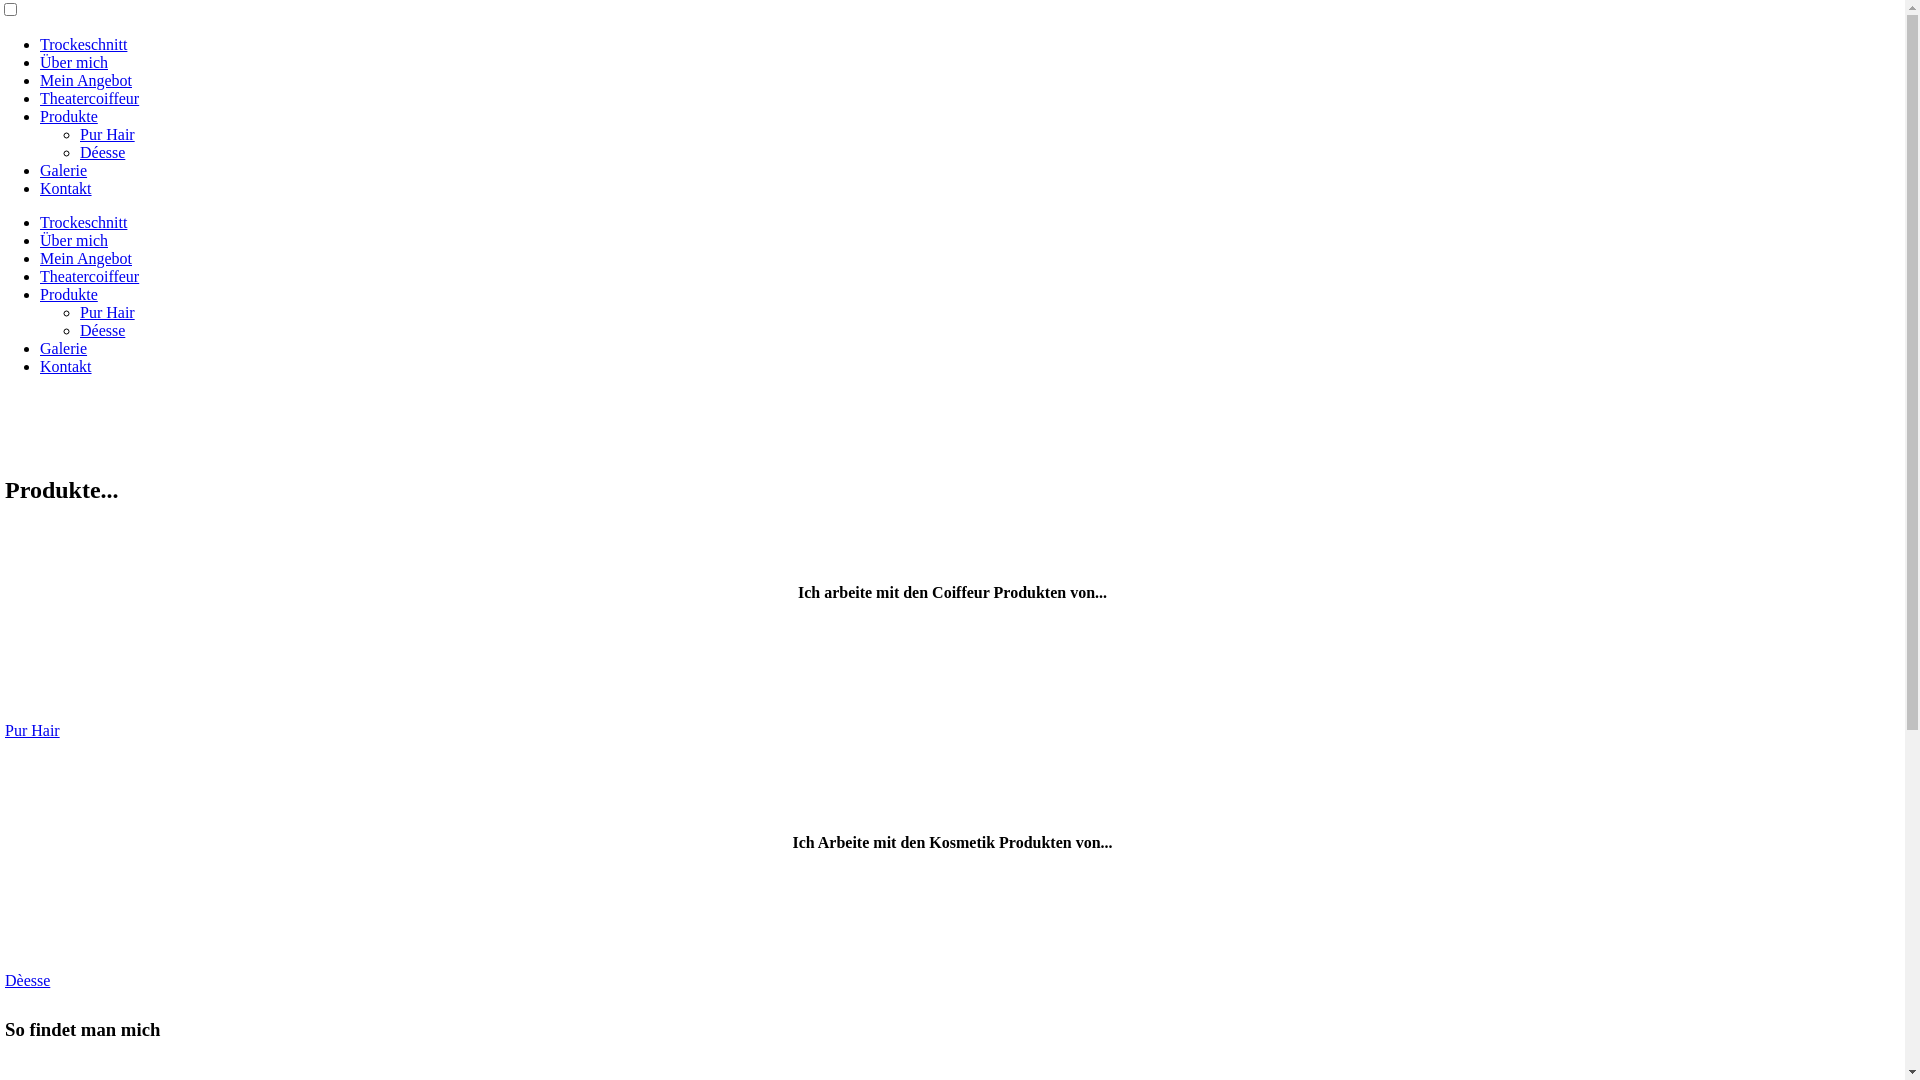 The height and width of the screenshot is (1080, 1920). Describe the element at coordinates (82, 44) in the screenshot. I see `'Trockeschnitt'` at that location.